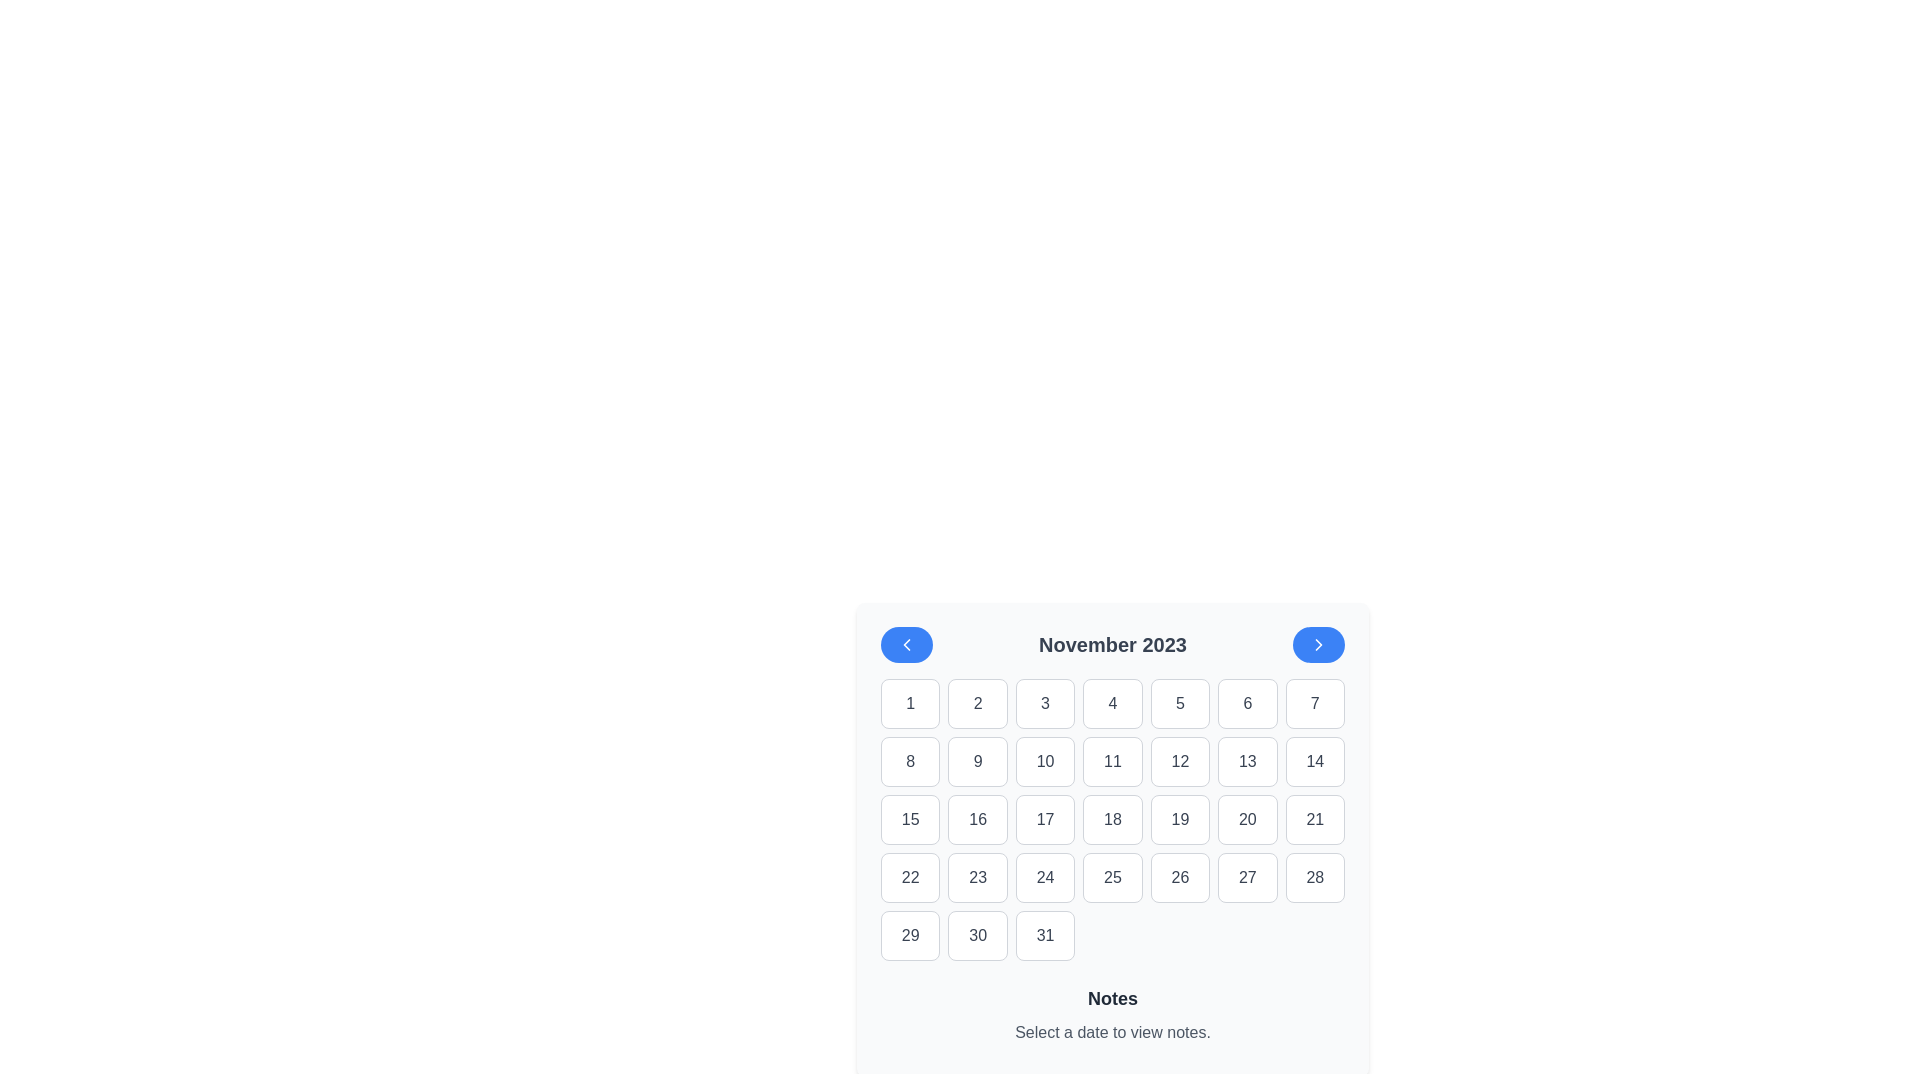 The width and height of the screenshot is (1920, 1080). I want to click on the small, square-shaped button with rounded corners displaying the number '19' to trigger hover effects, so click(1180, 820).